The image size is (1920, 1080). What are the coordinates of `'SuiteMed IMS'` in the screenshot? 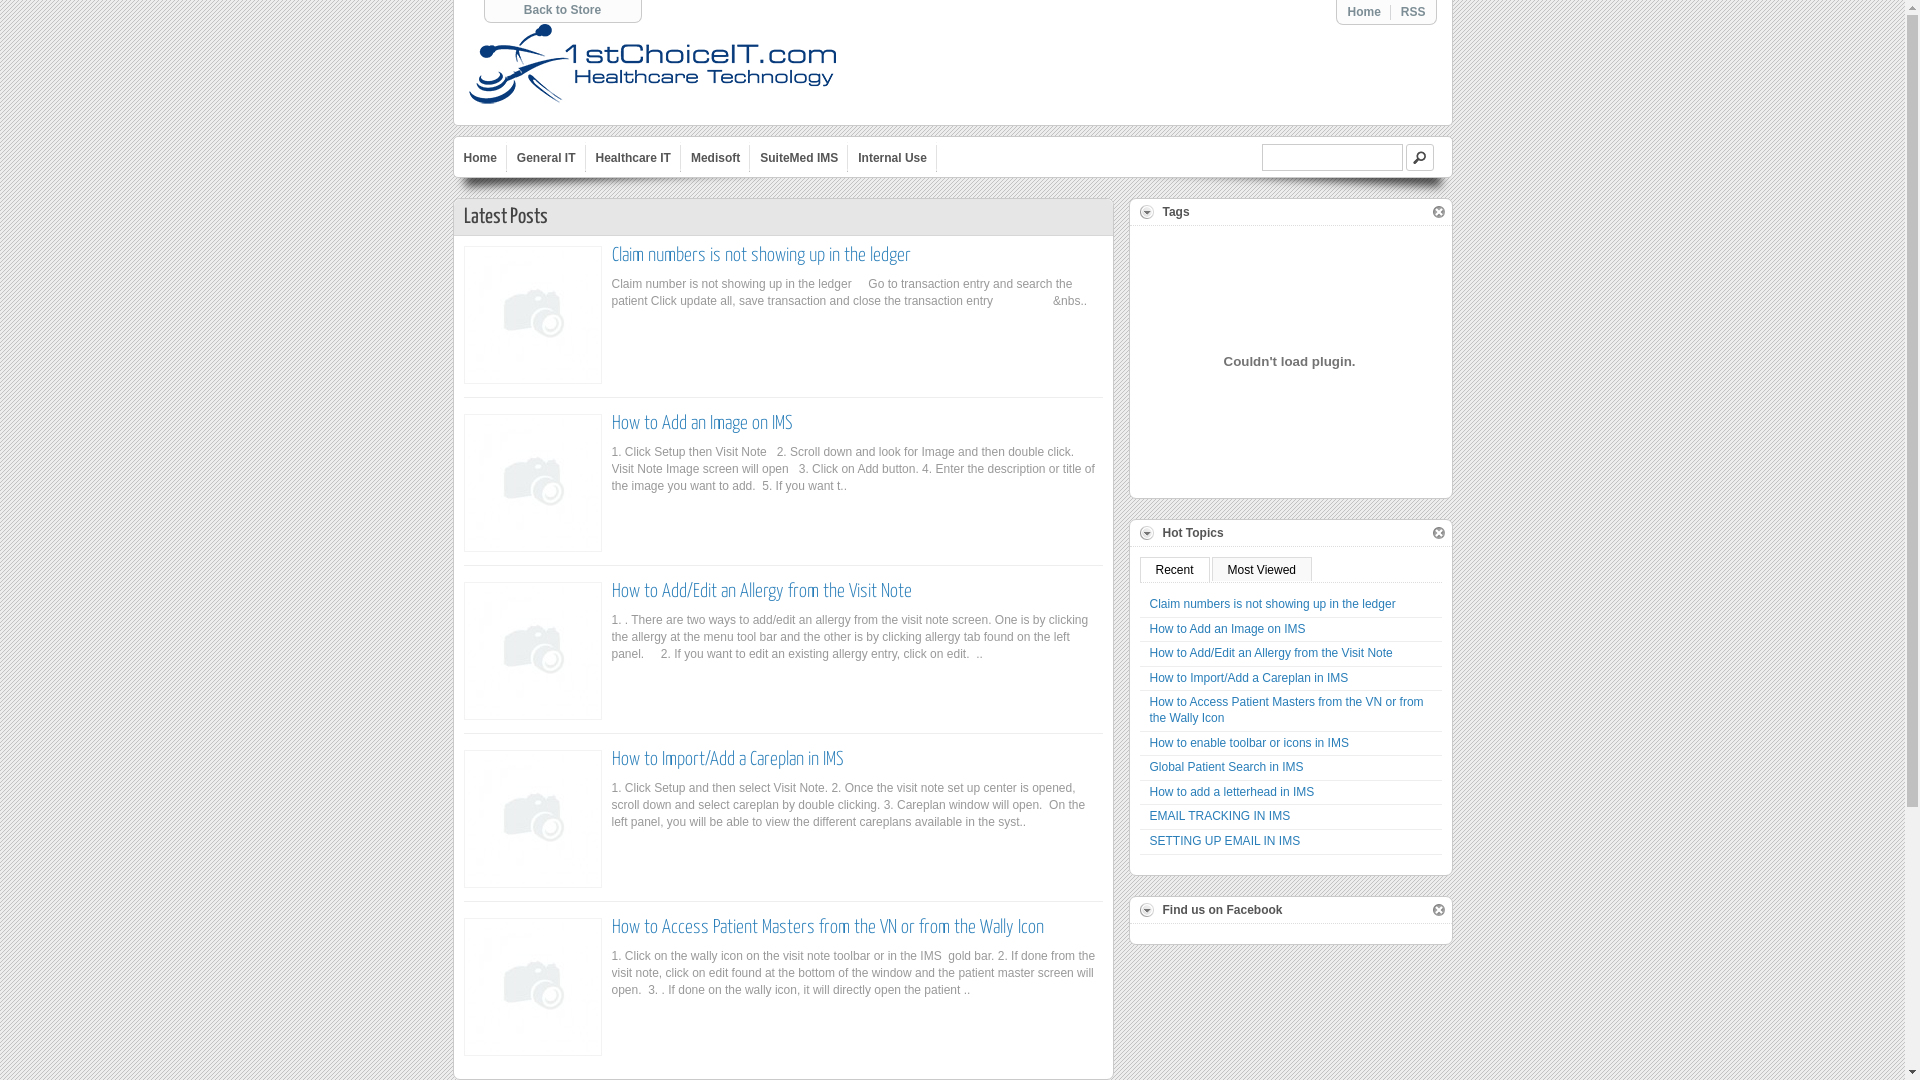 It's located at (797, 156).